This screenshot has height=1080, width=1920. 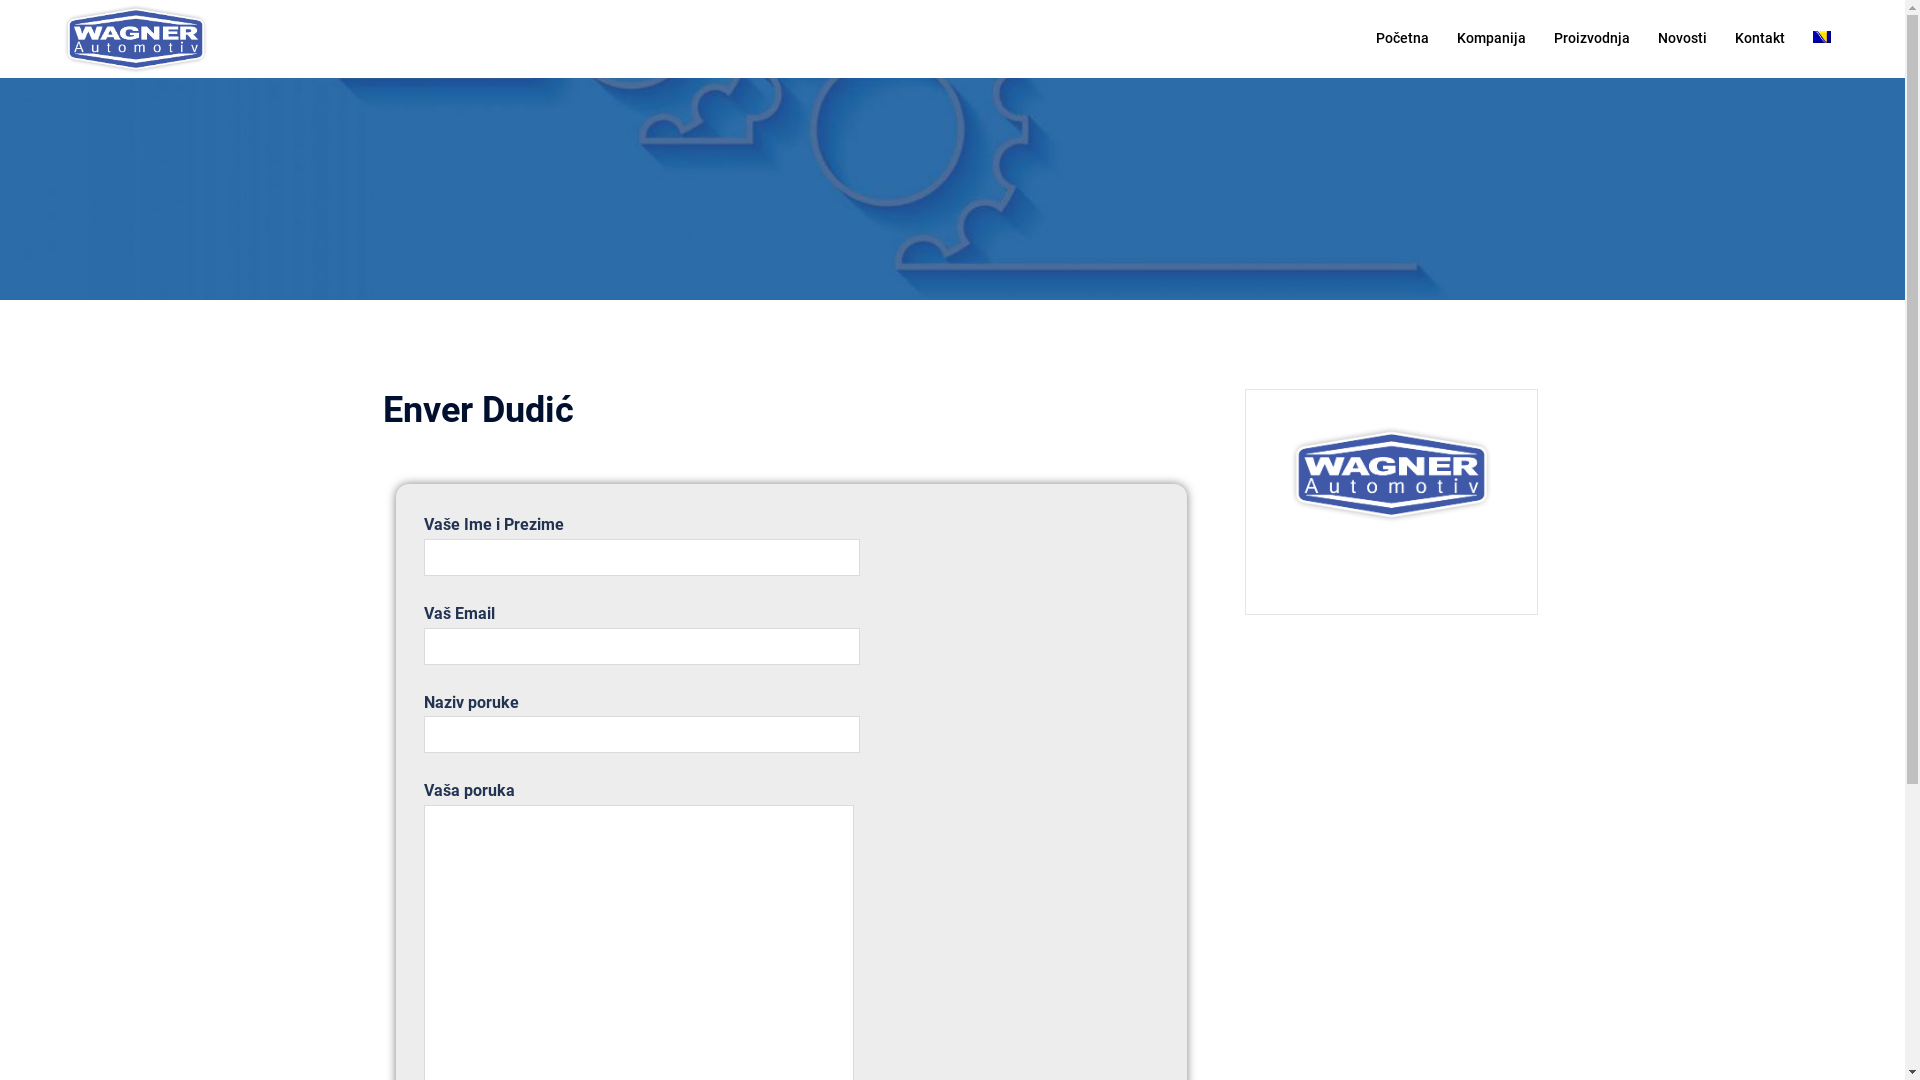 What do you see at coordinates (1681, 38) in the screenshot?
I see `'Novosti'` at bounding box center [1681, 38].